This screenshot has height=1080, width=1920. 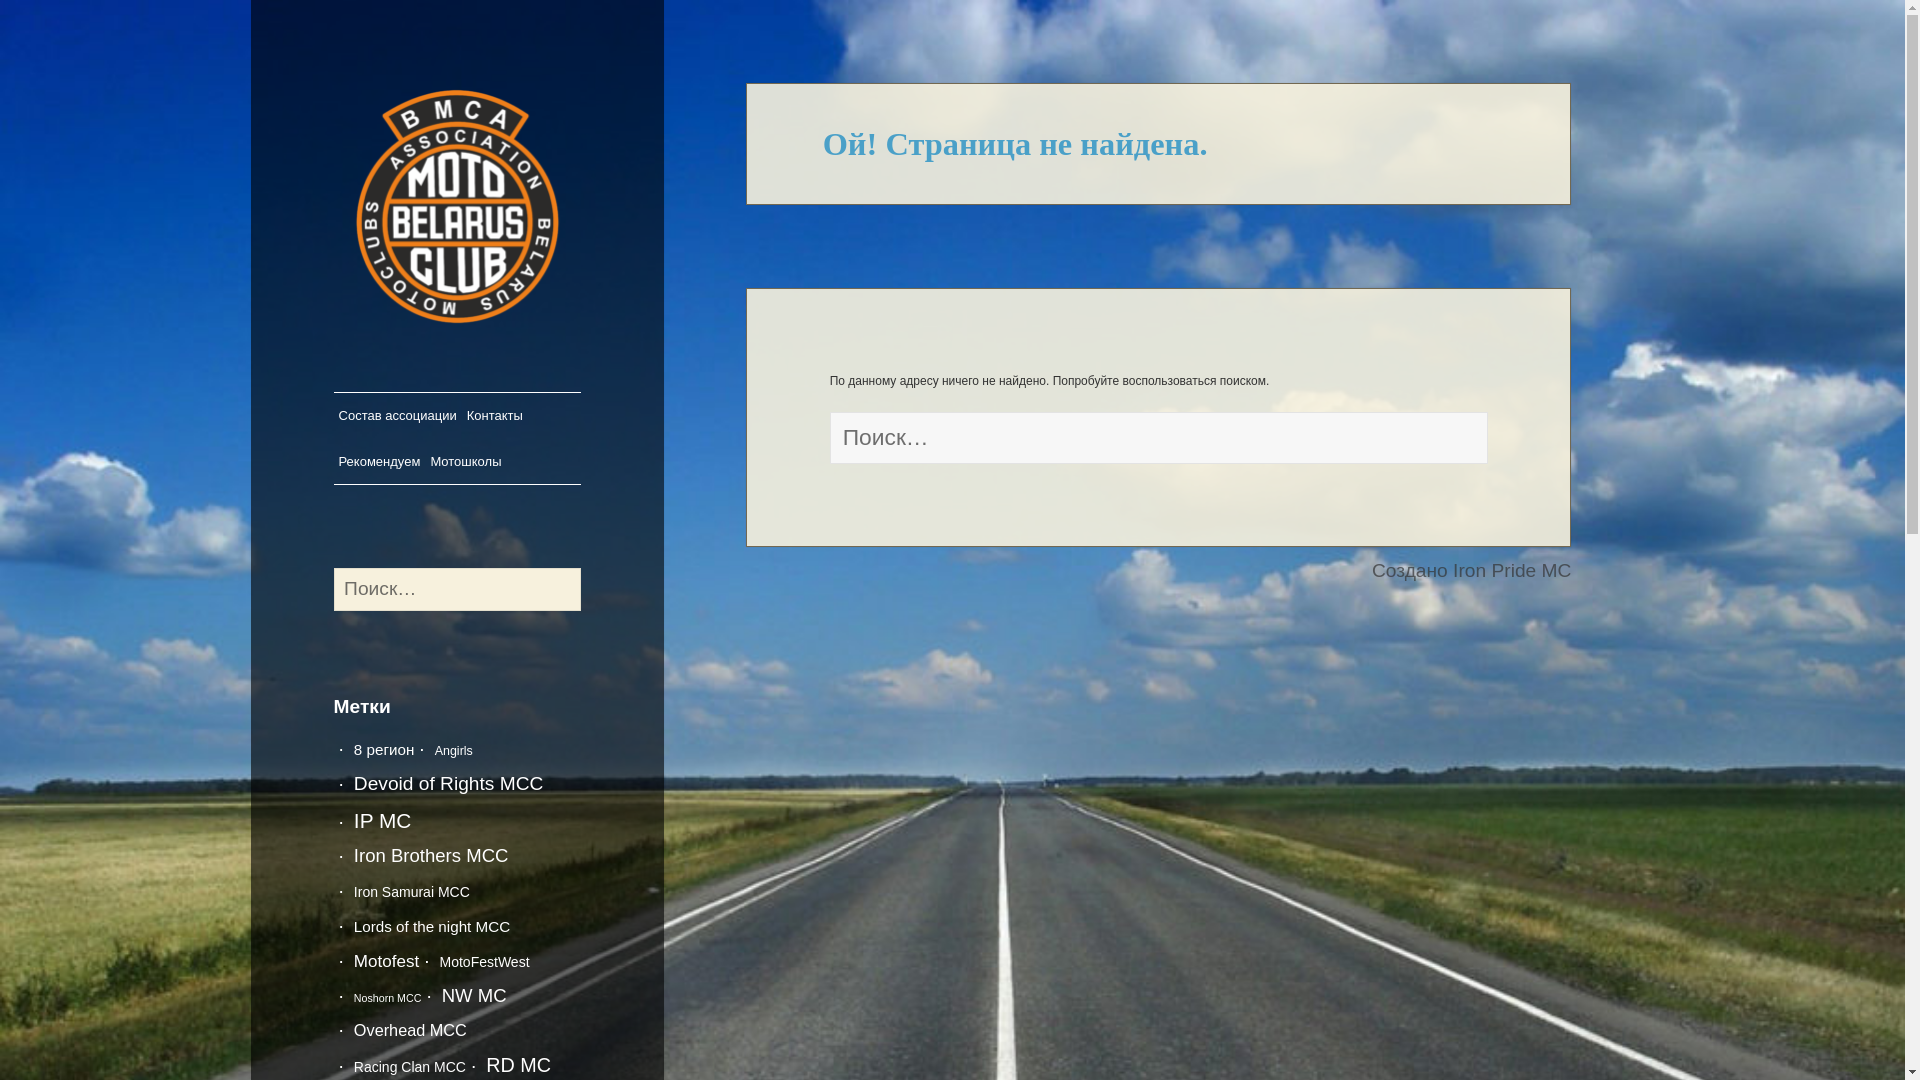 I want to click on 'MotoFestWest', so click(x=439, y=960).